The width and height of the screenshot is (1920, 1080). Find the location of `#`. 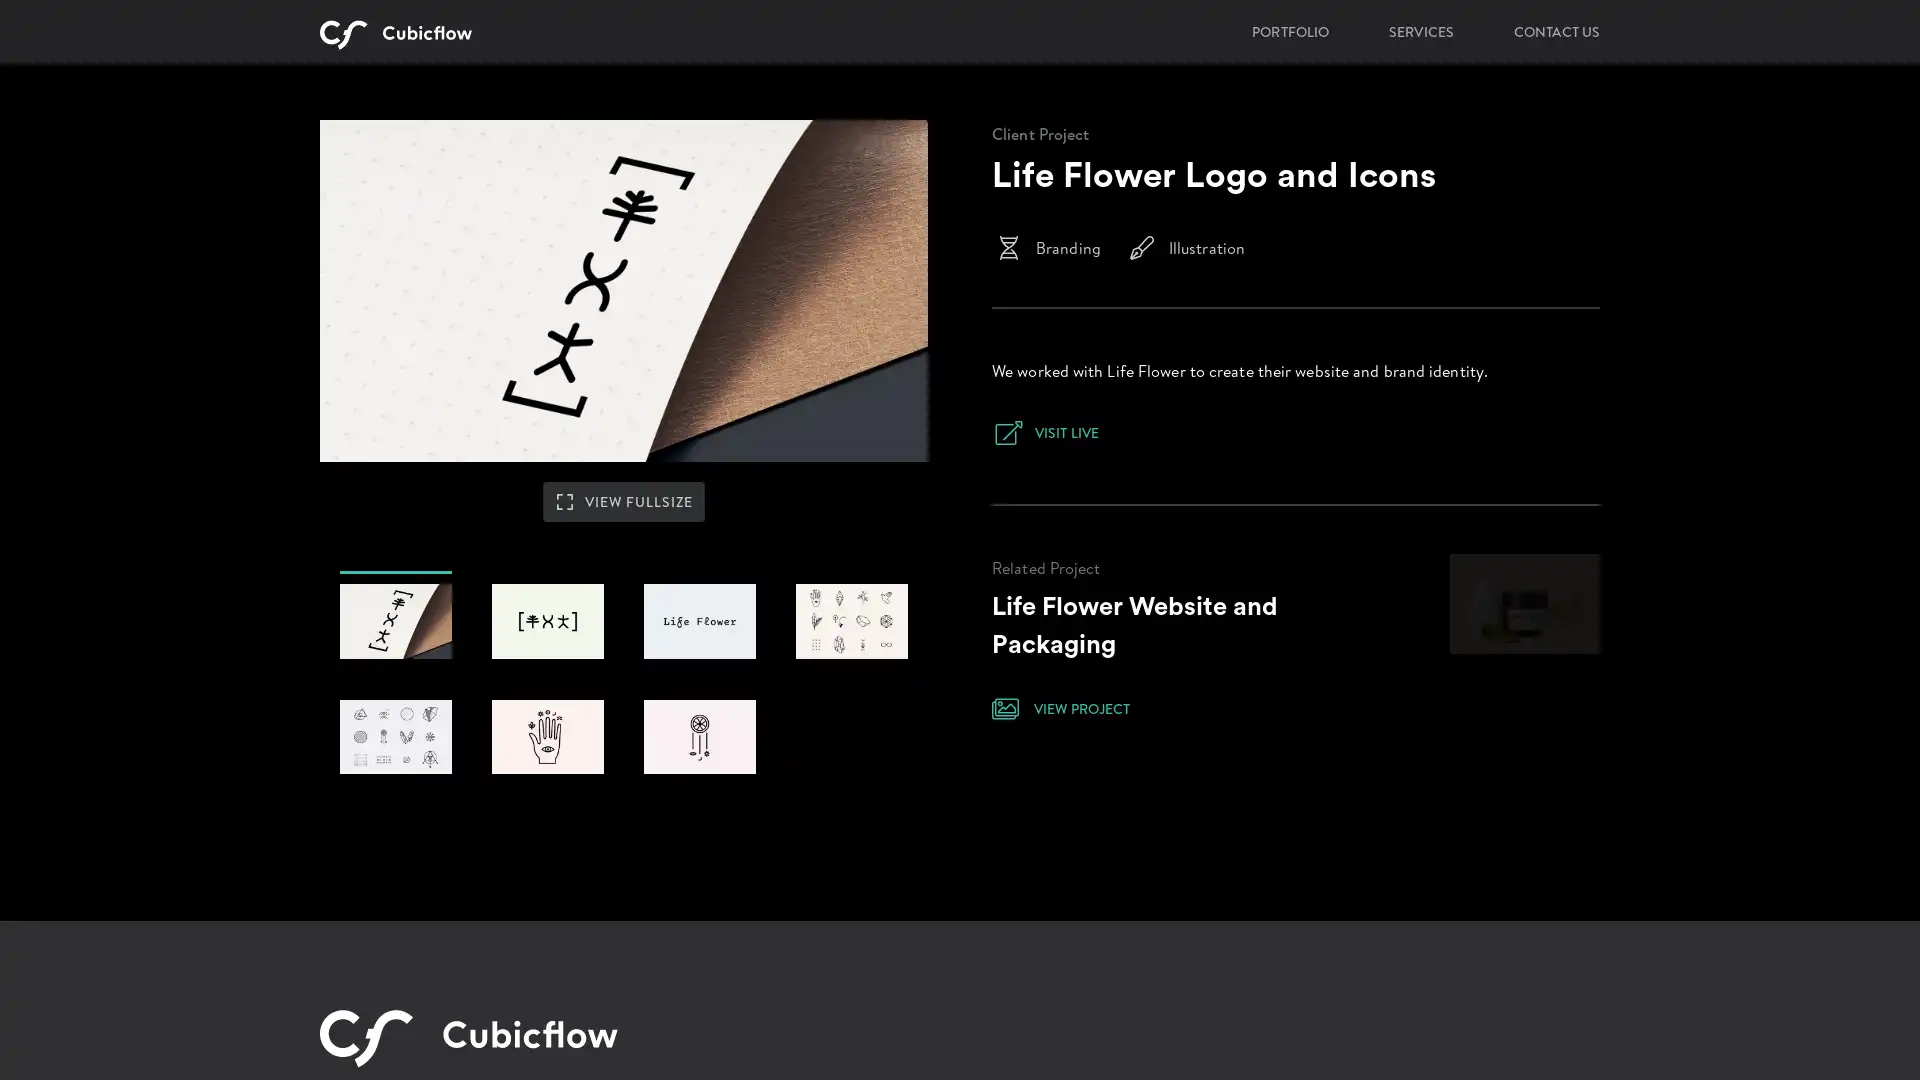

# is located at coordinates (547, 805).